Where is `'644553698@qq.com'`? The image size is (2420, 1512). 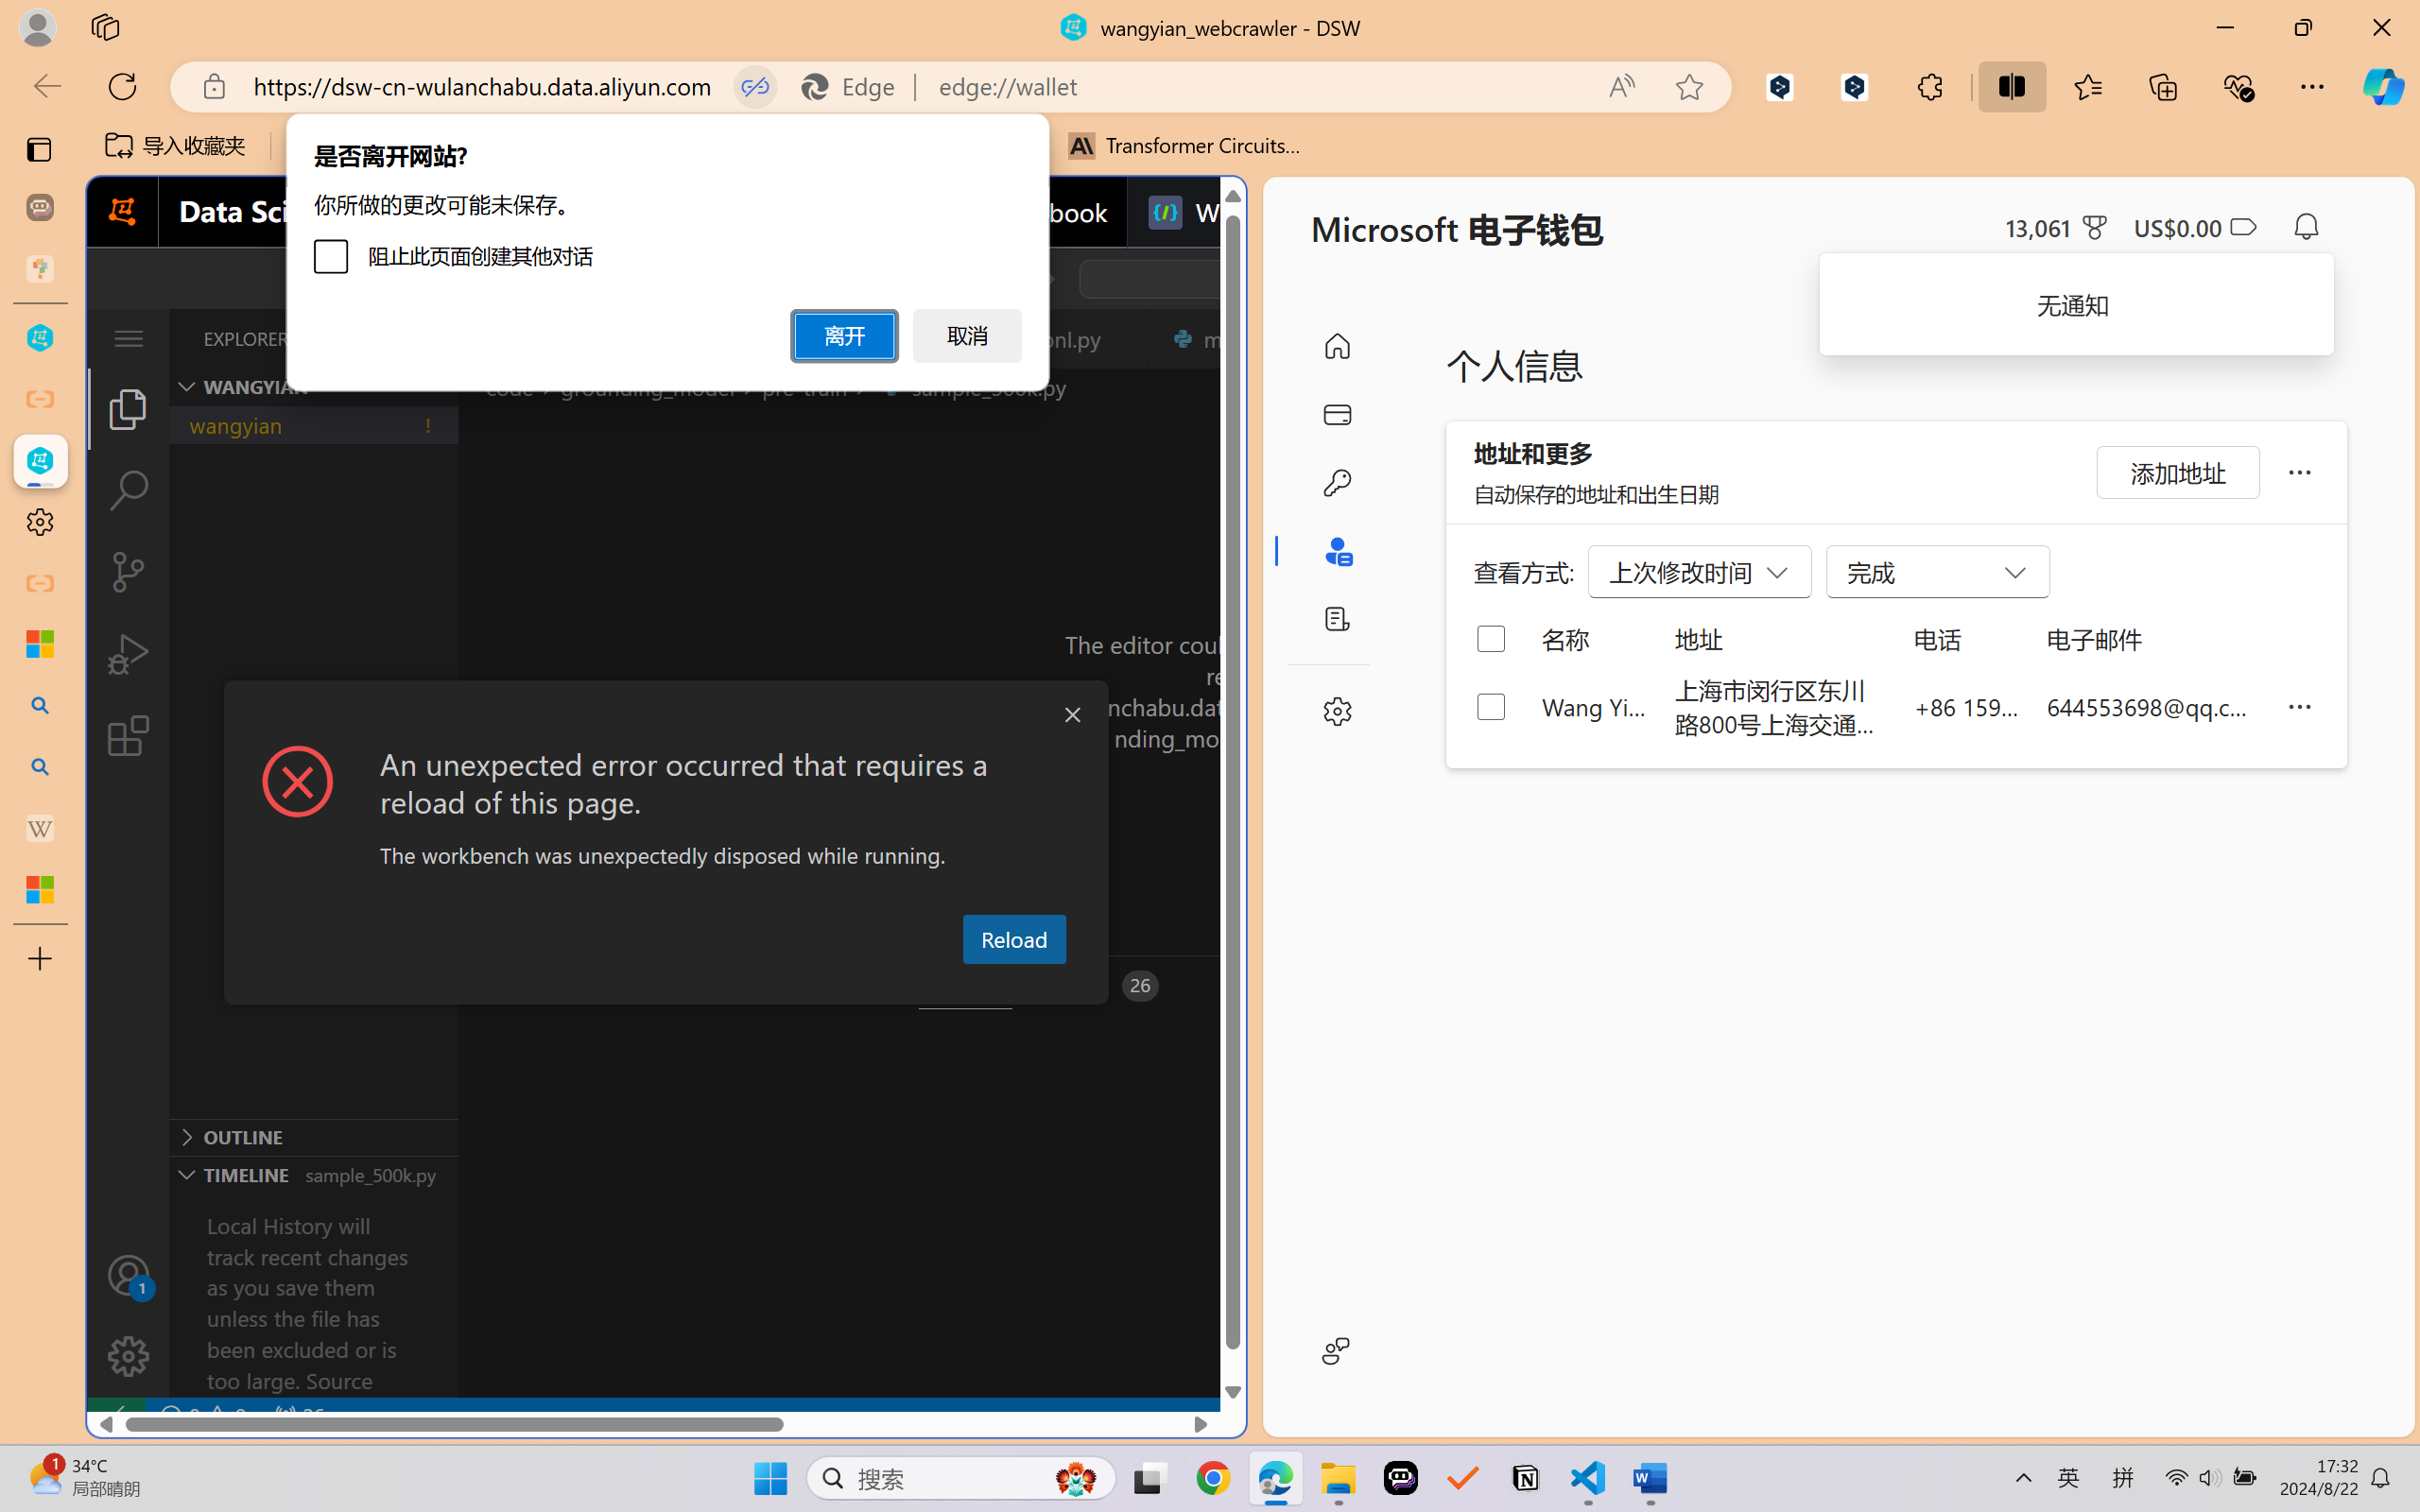 '644553698@qq.com' is located at coordinates (2152, 705).